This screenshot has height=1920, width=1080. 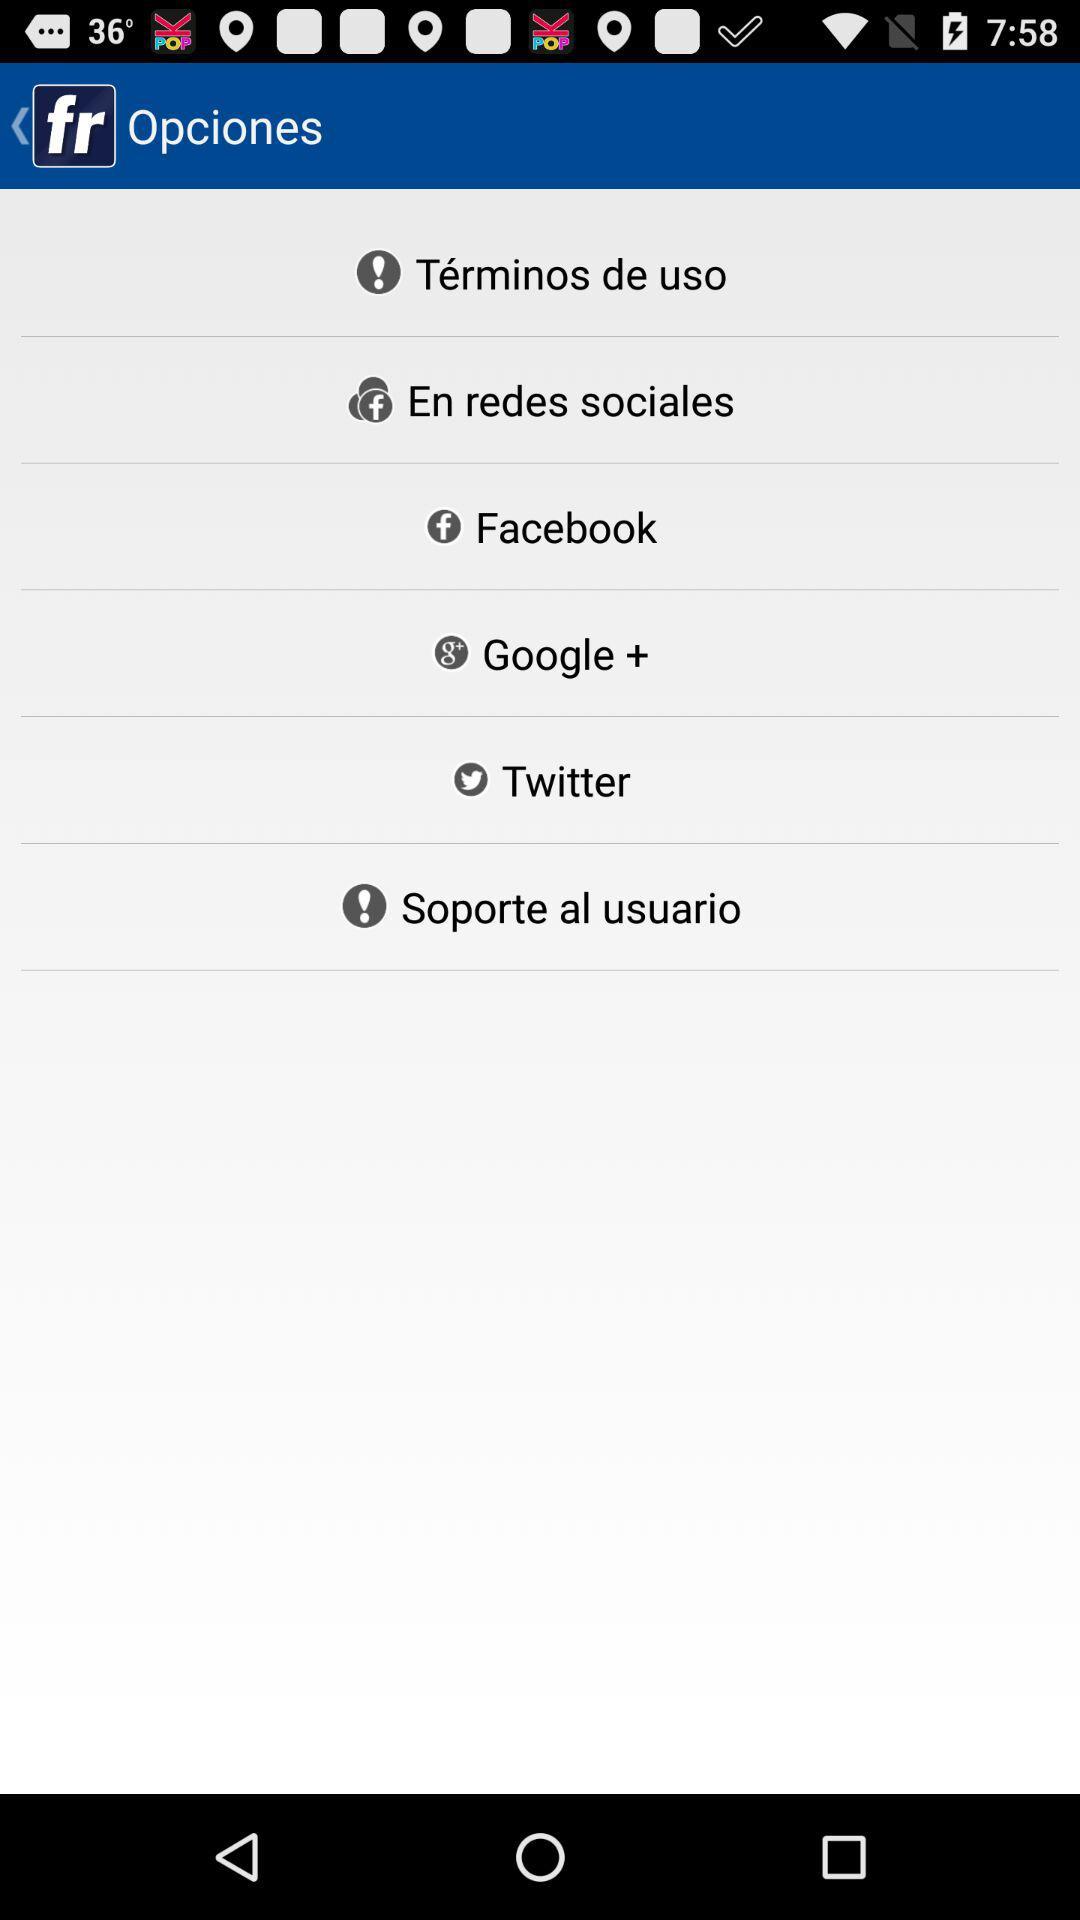 I want to click on the en redes sociales, so click(x=538, y=399).